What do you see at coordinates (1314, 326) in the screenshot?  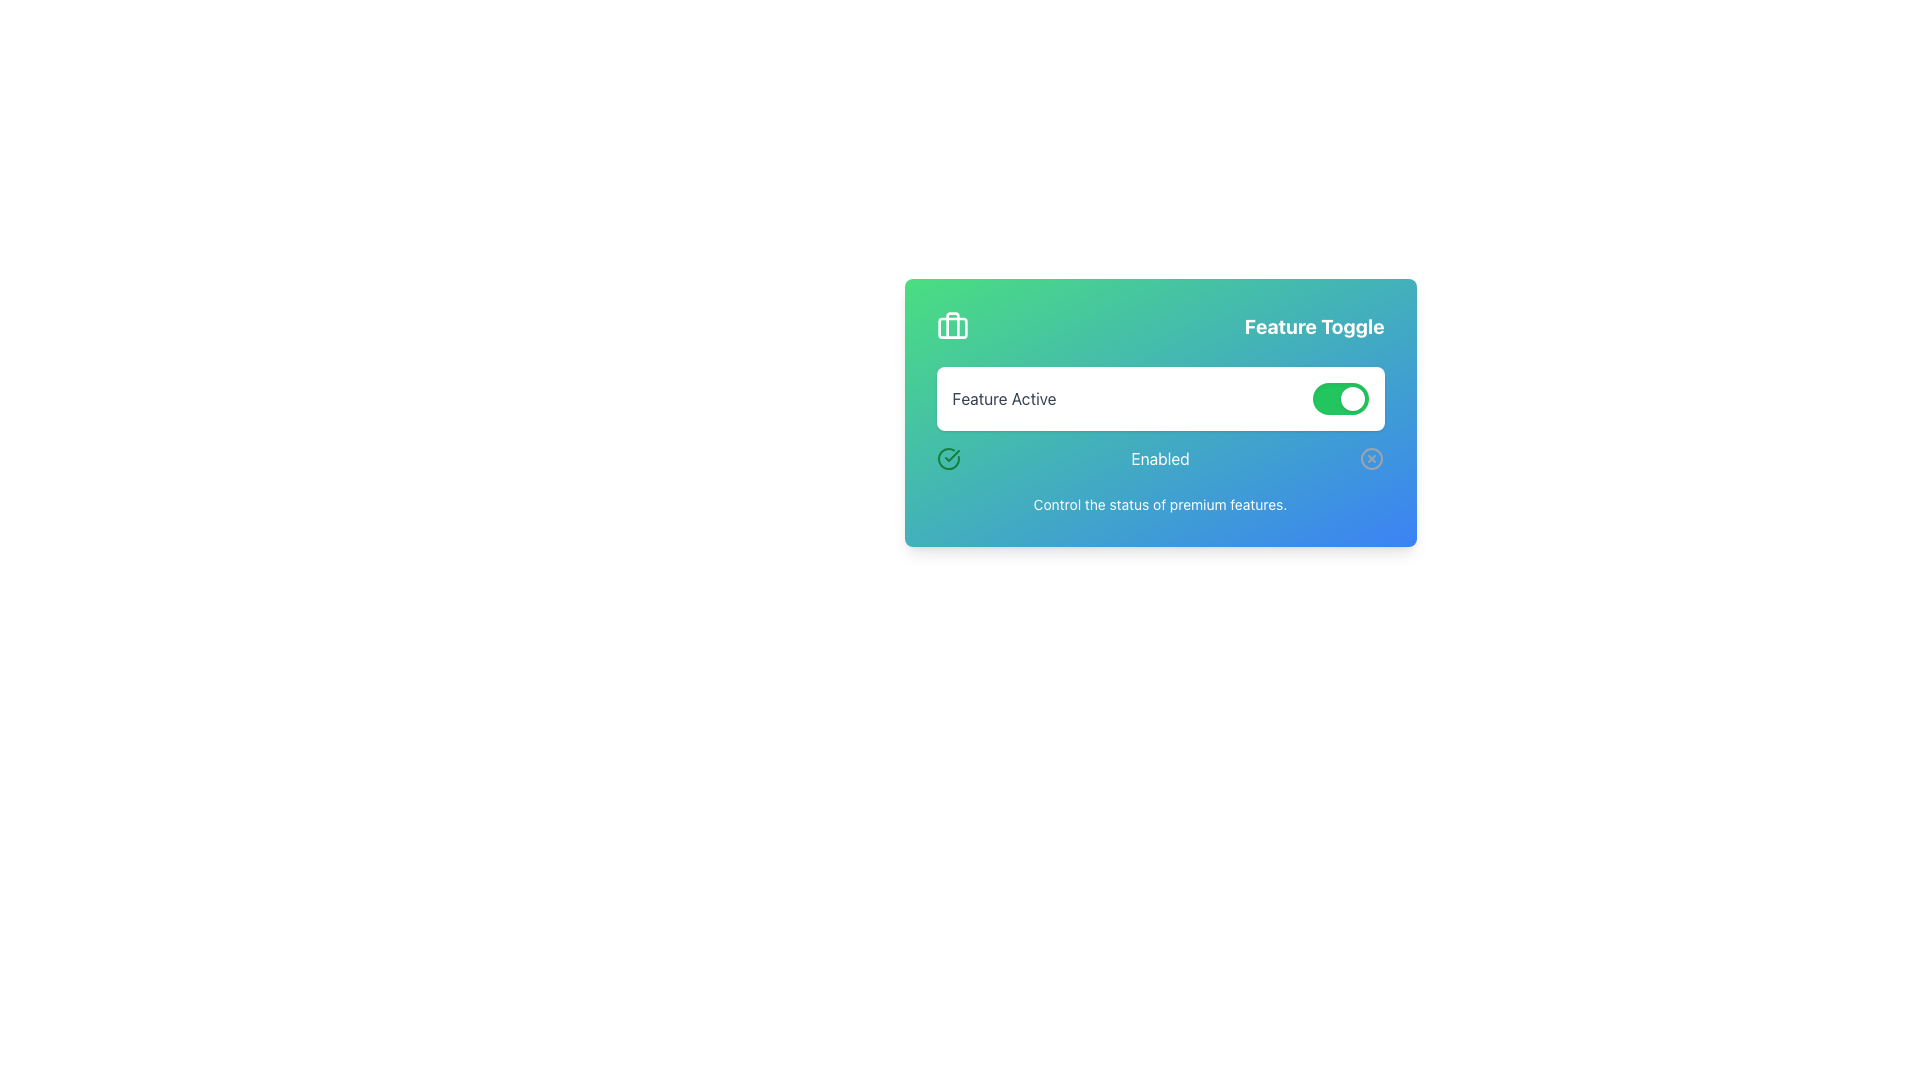 I see `the static text label displaying 'Feature Toggle', which indicates the purpose of the surrounding interface` at bounding box center [1314, 326].